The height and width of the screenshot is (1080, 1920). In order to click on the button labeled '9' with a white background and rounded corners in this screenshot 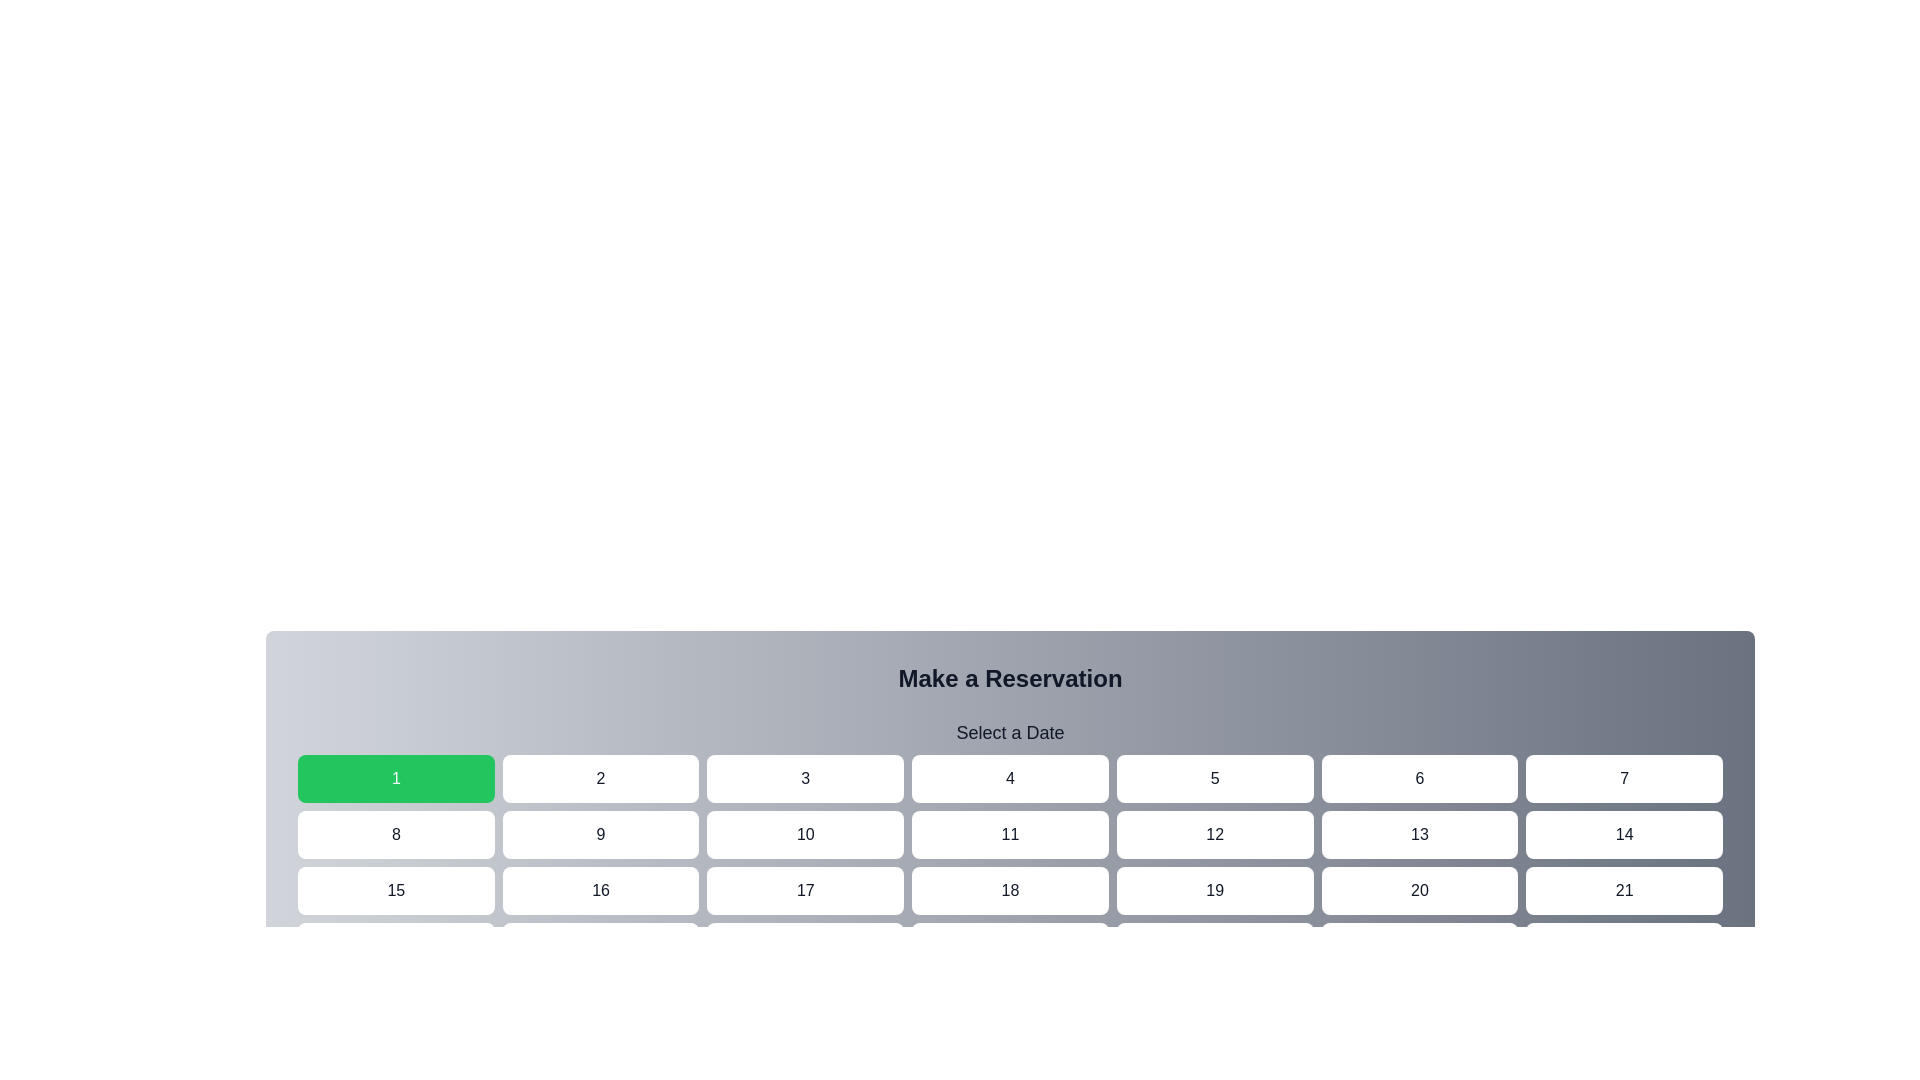, I will do `click(600, 834)`.